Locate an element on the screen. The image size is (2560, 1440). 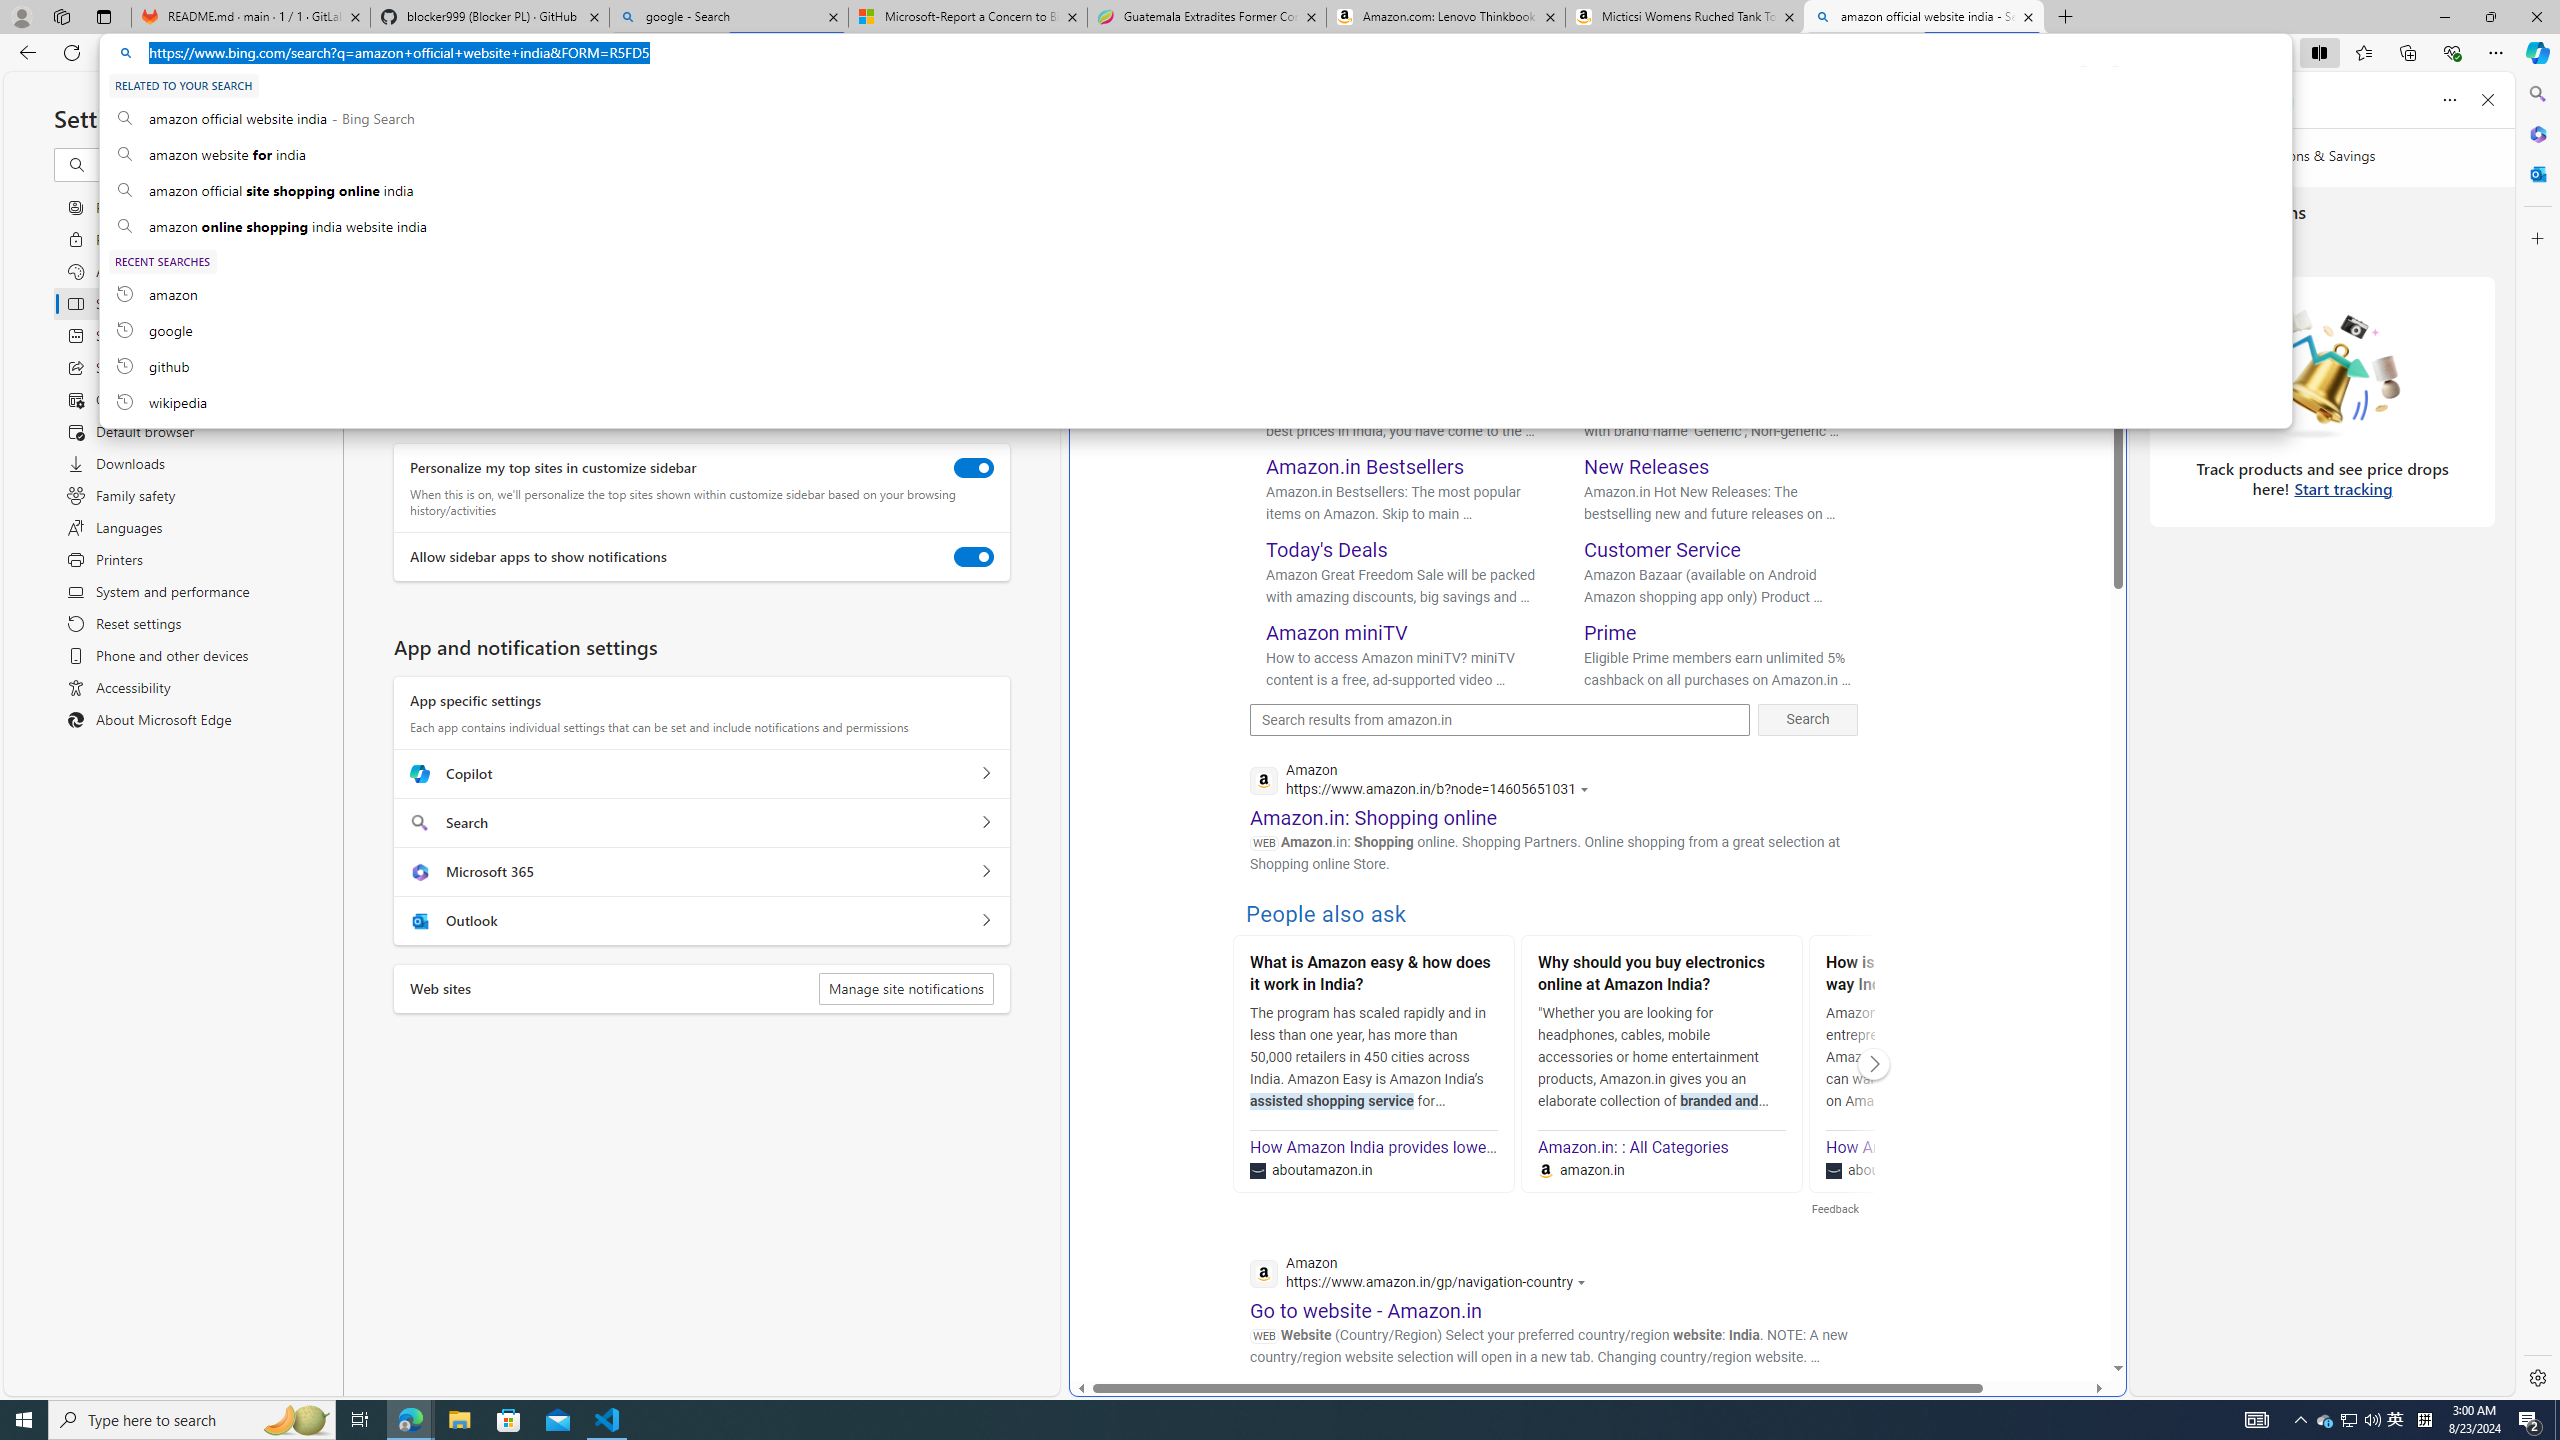
'Amazon.in Bestsellers' is located at coordinates (1365, 467).